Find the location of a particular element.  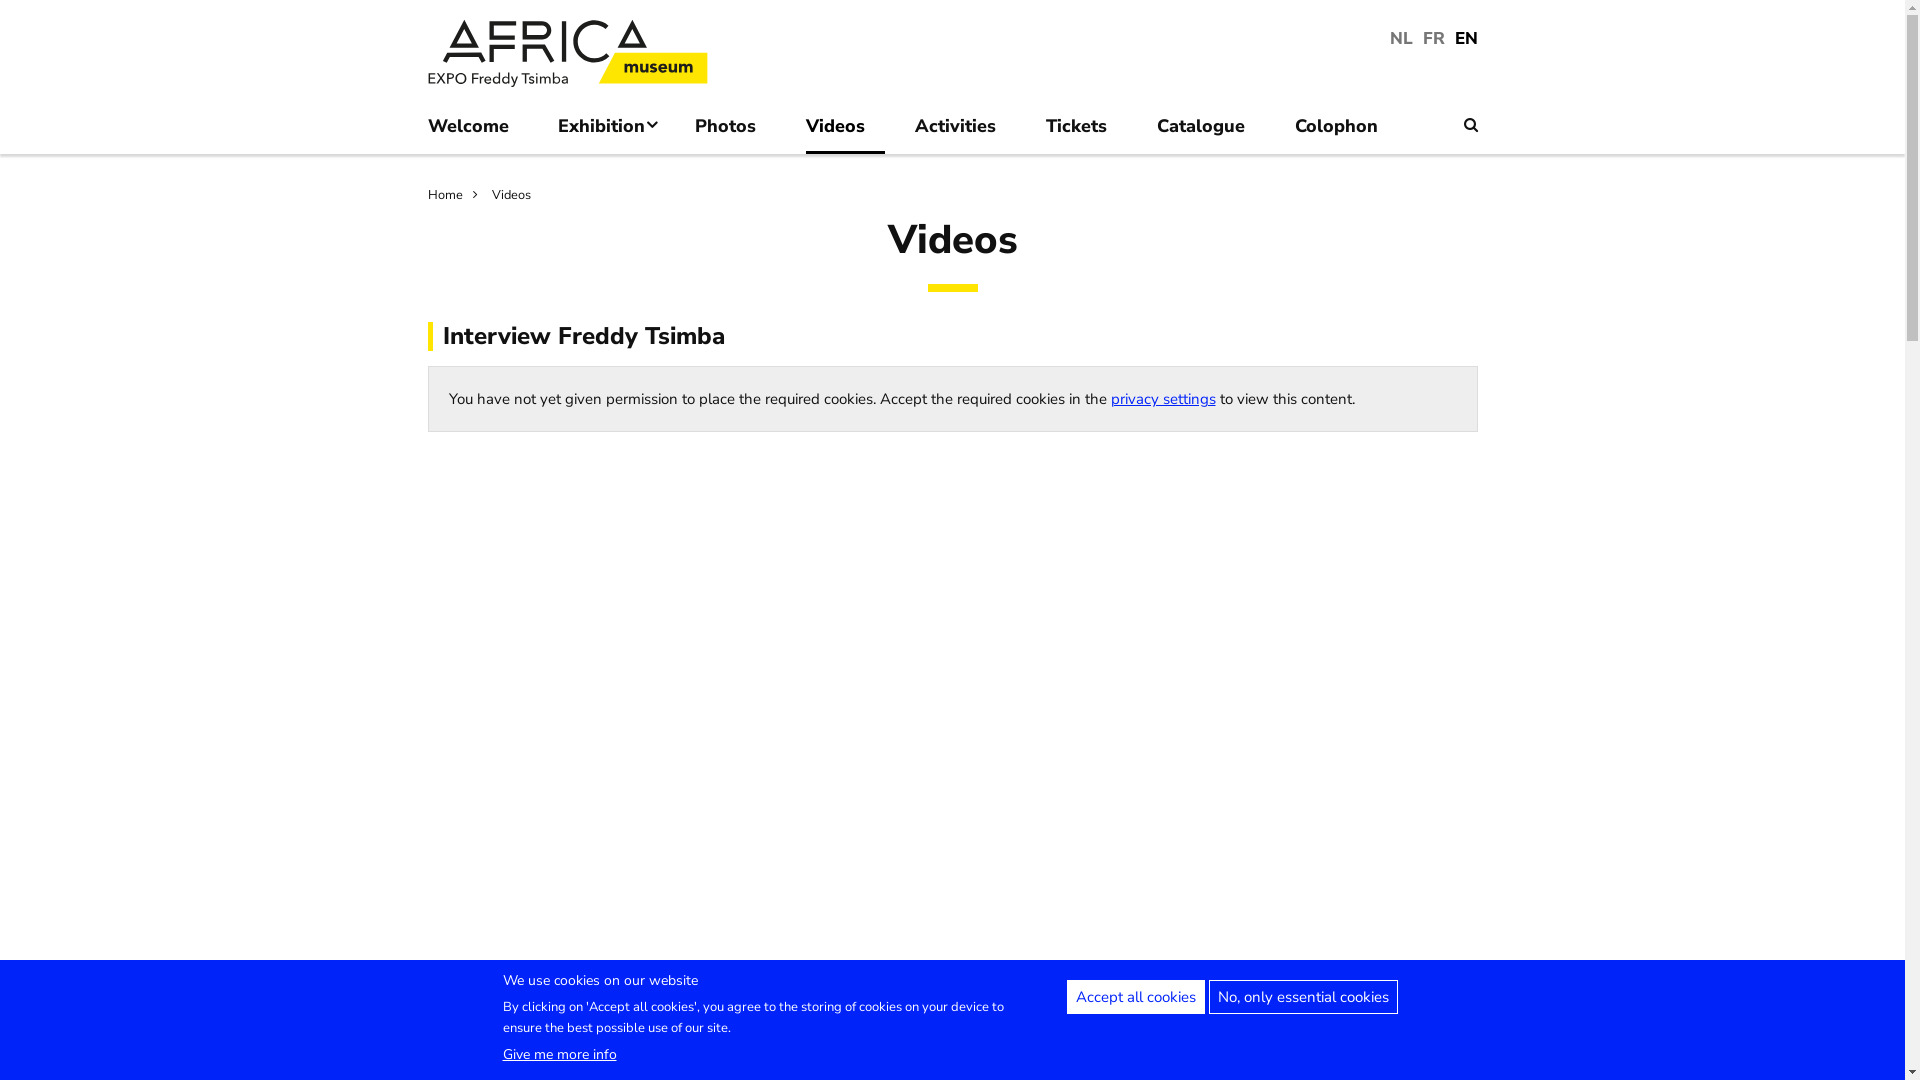

'FR' is located at coordinates (1432, 38).